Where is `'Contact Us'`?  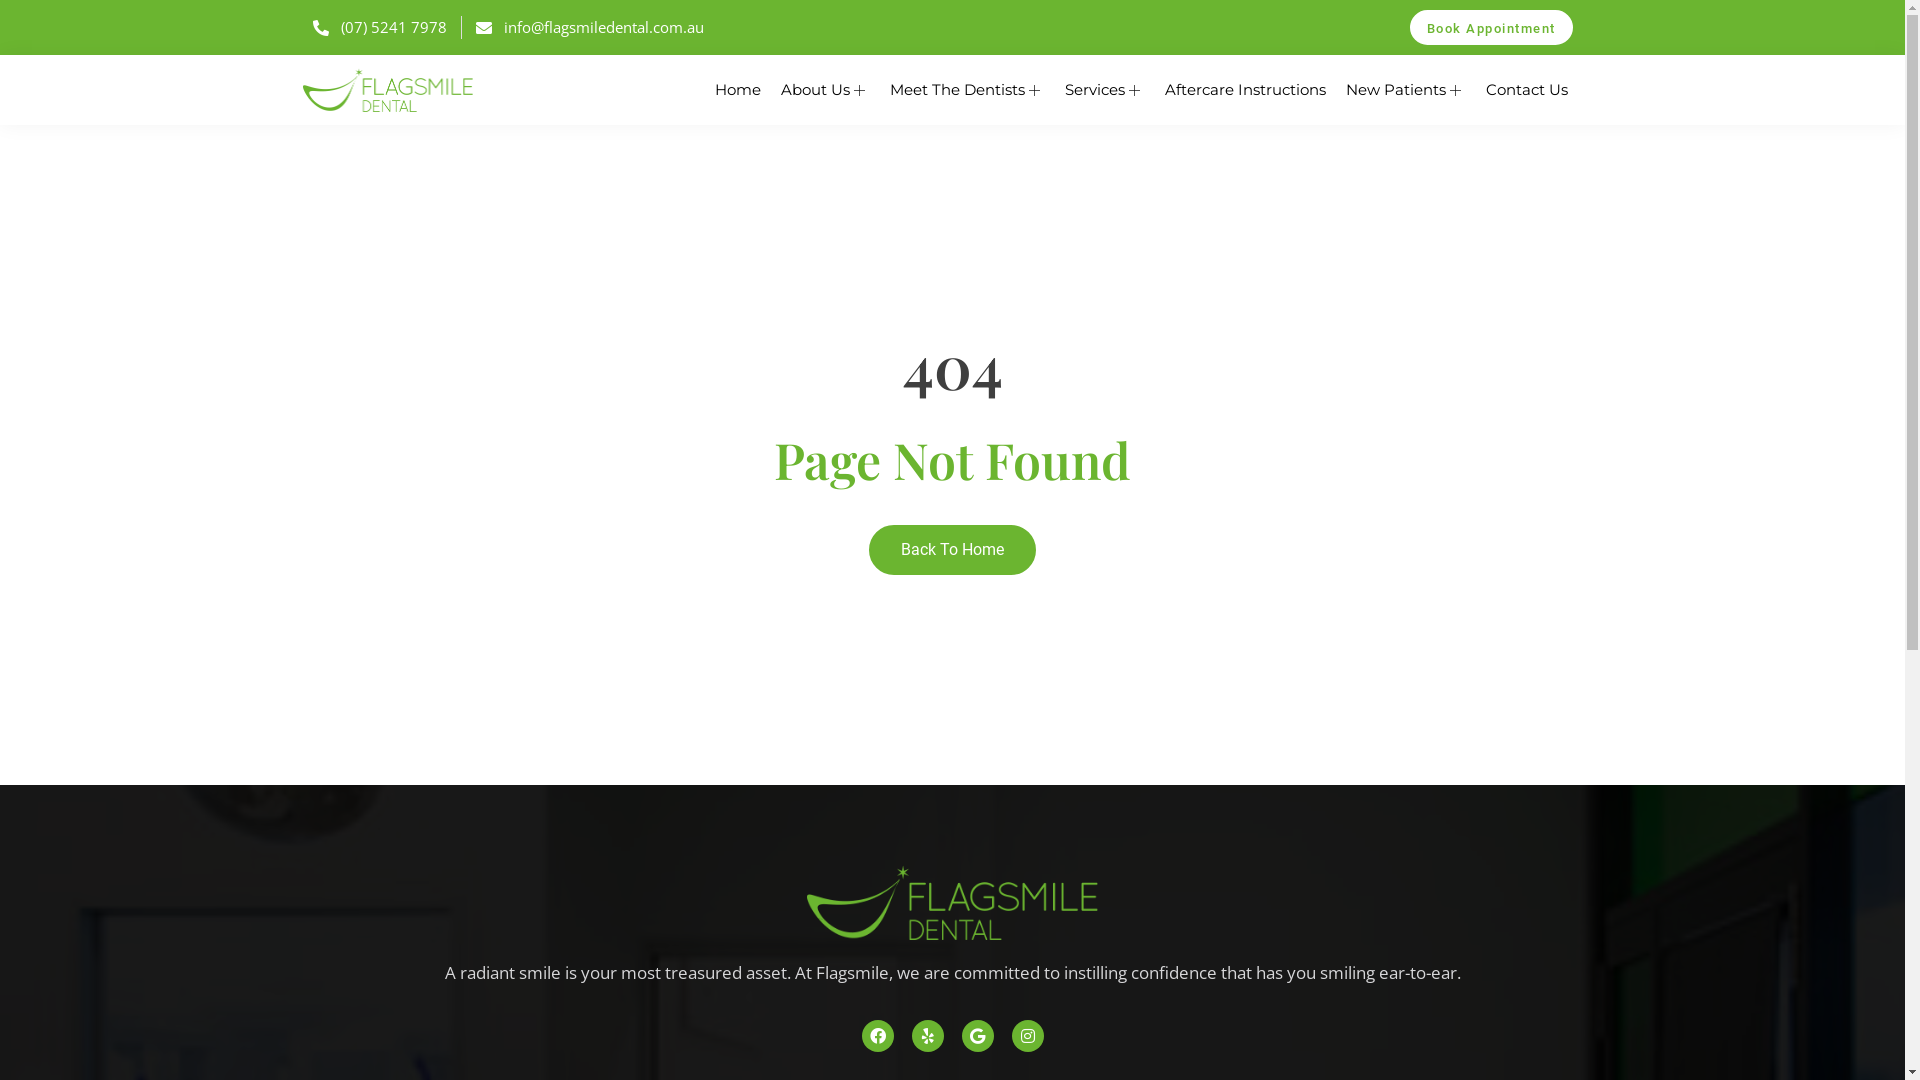
'Contact Us' is located at coordinates (1476, 88).